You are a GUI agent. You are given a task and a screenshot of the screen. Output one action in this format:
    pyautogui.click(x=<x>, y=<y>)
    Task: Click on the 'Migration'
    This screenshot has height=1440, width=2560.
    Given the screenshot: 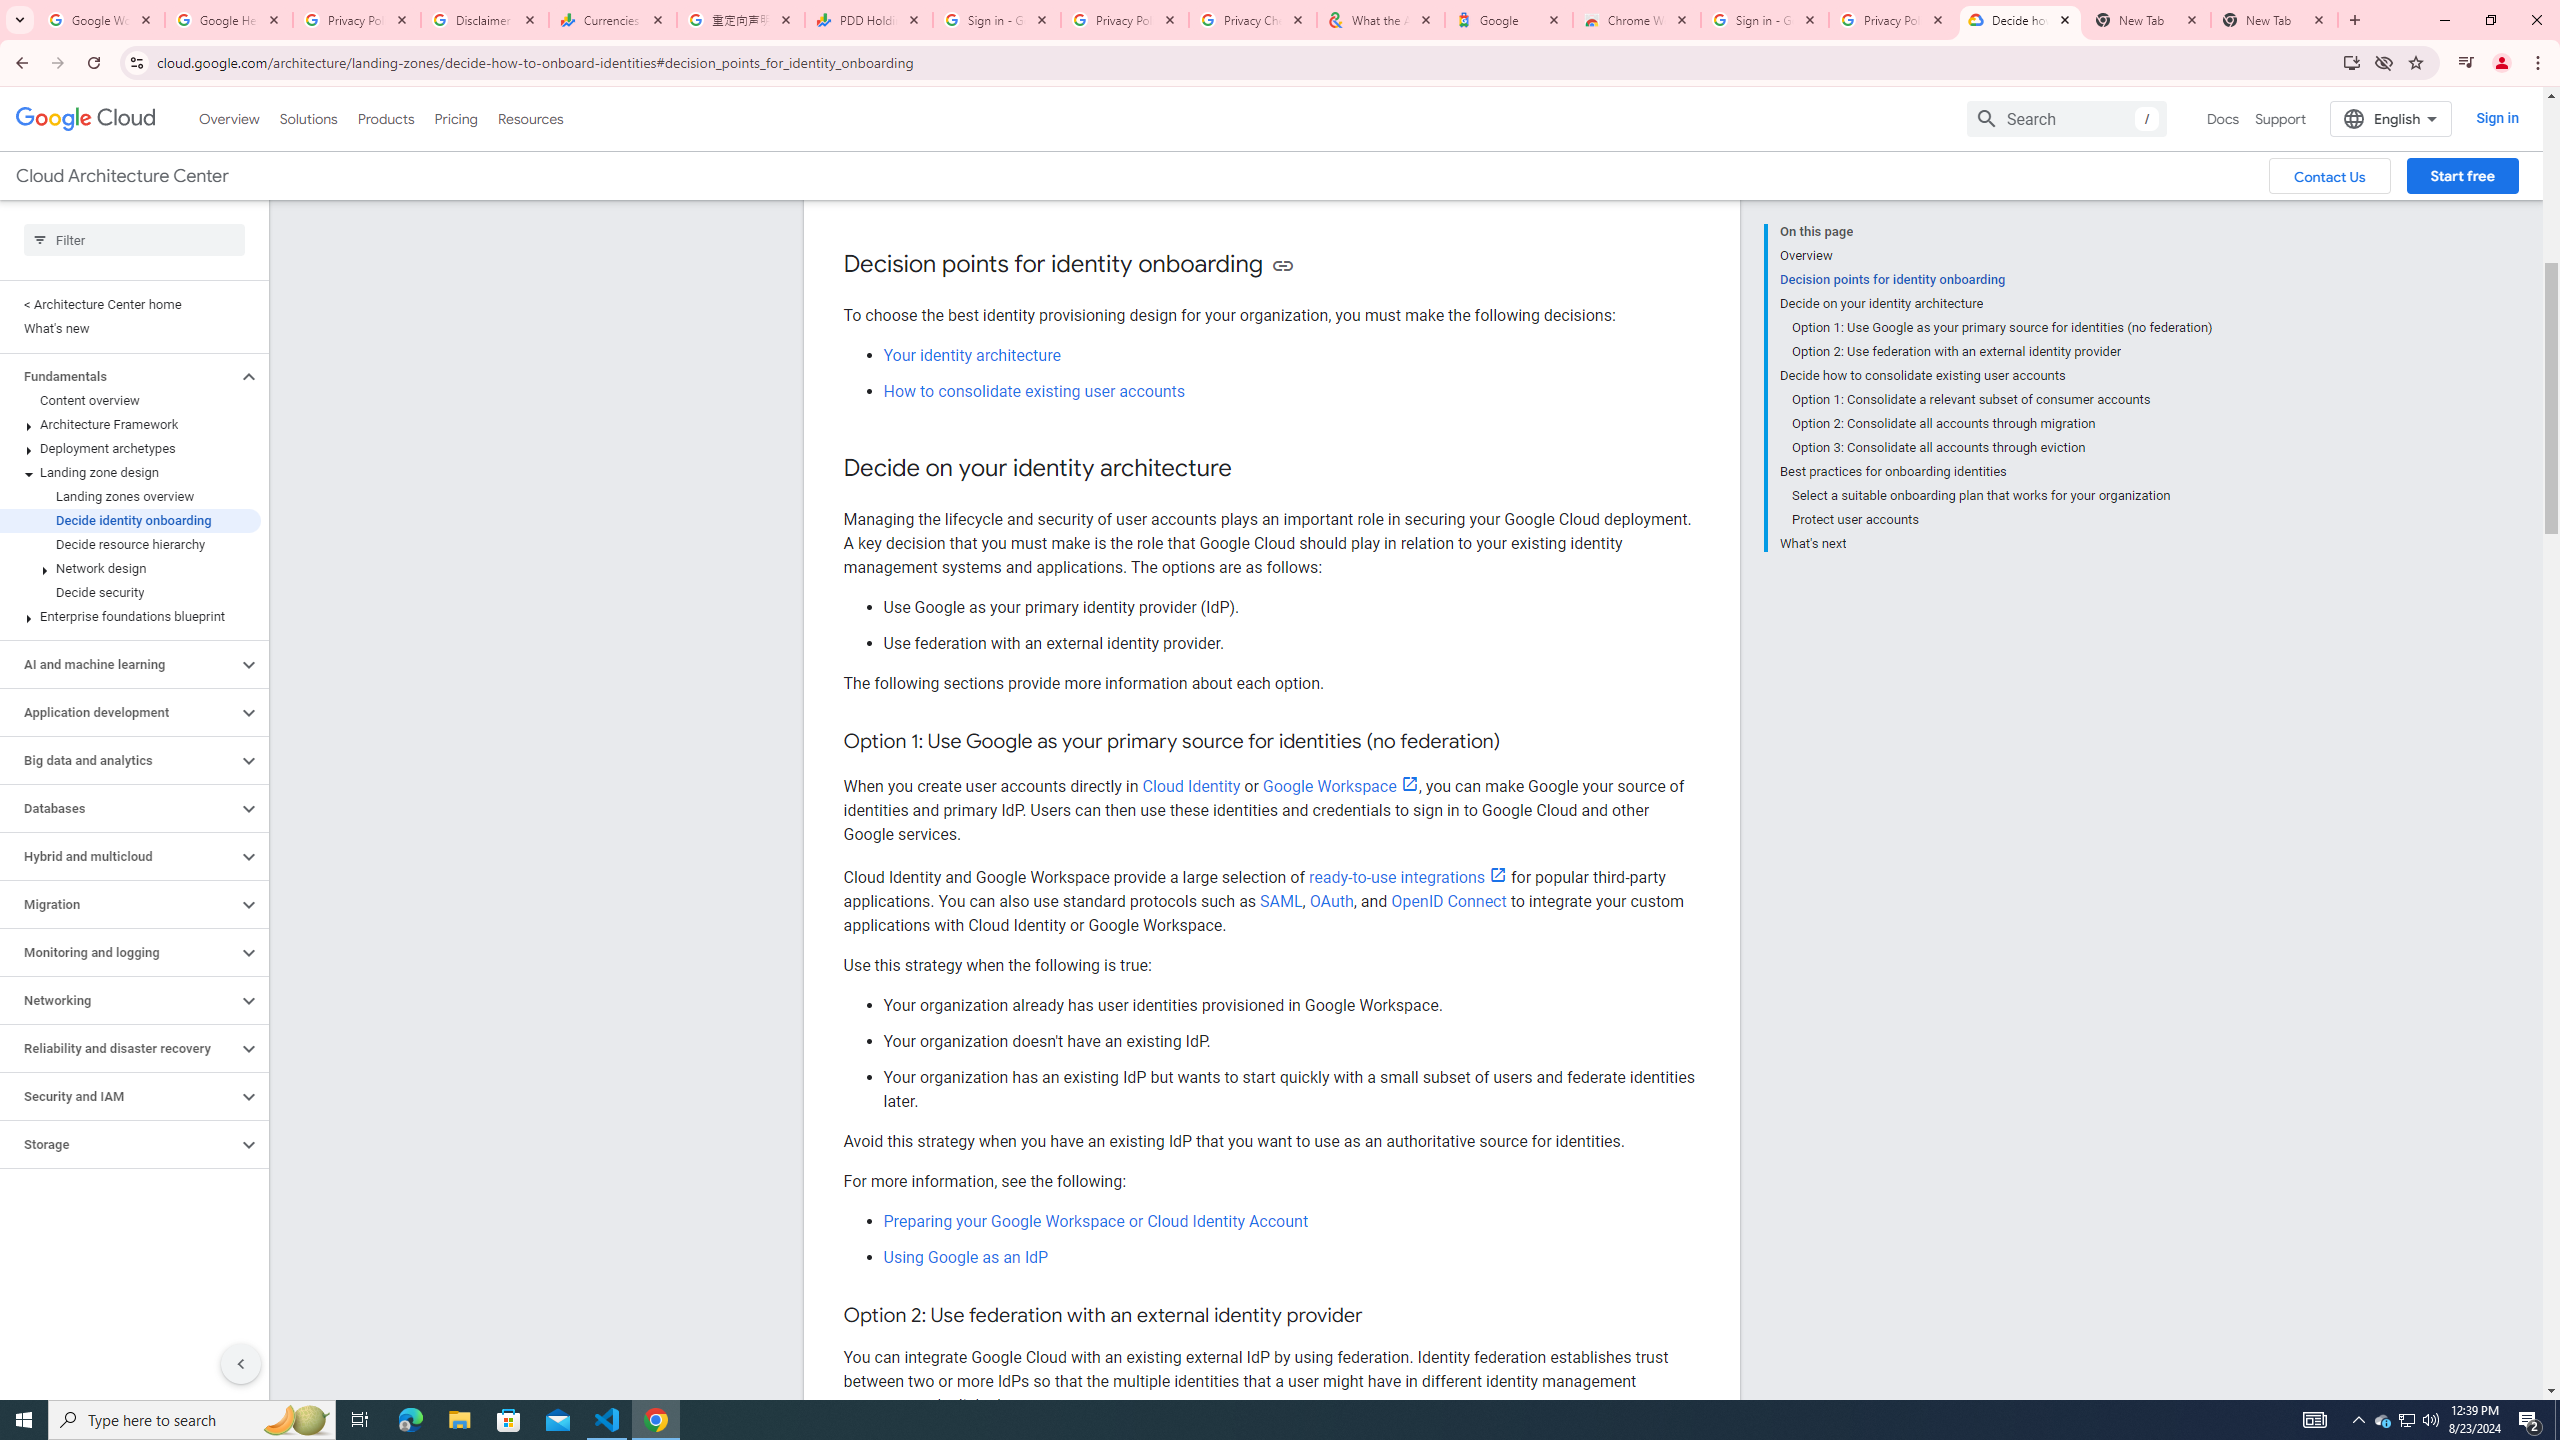 What is the action you would take?
    pyautogui.click(x=118, y=904)
    